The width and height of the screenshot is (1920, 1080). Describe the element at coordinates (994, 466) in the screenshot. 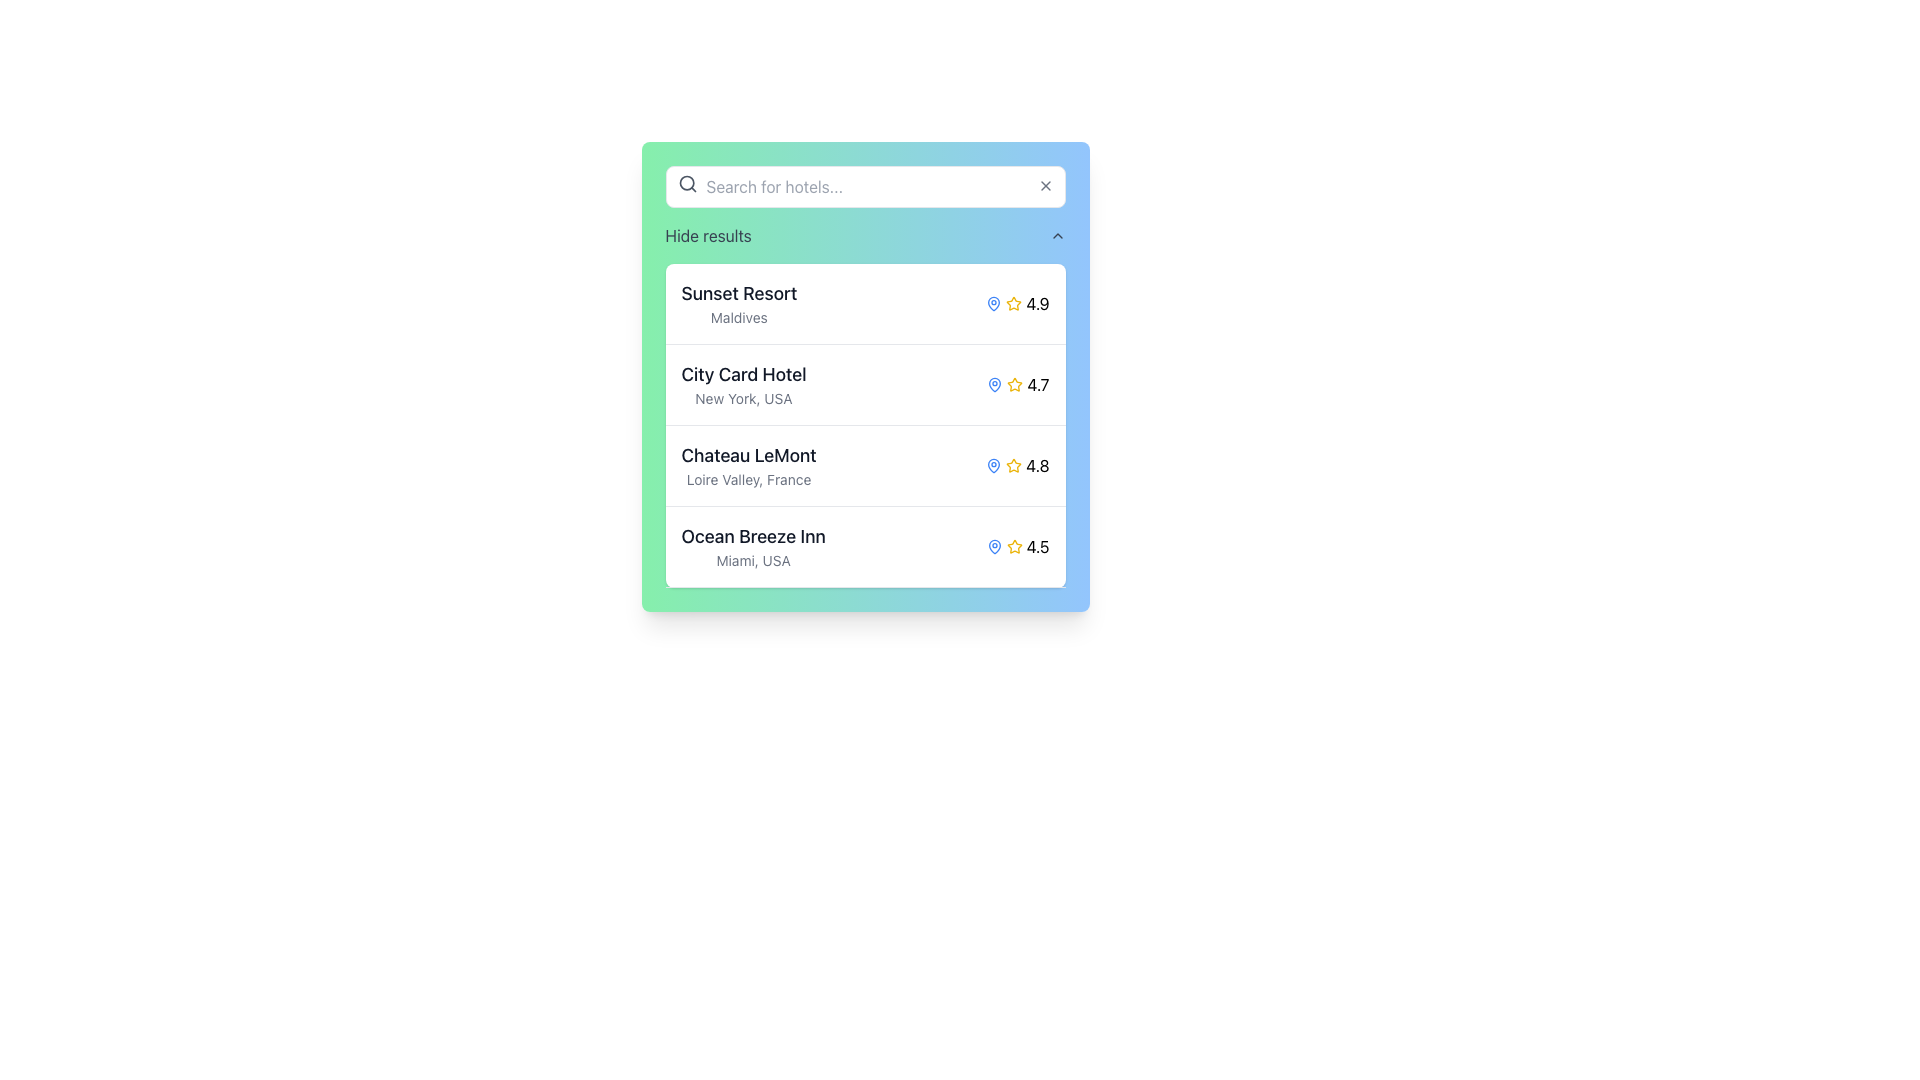

I see `the location pin icon next to 'Chateau LeMont' which indicates its geographical relevance, represented as a blue SVG element` at that location.